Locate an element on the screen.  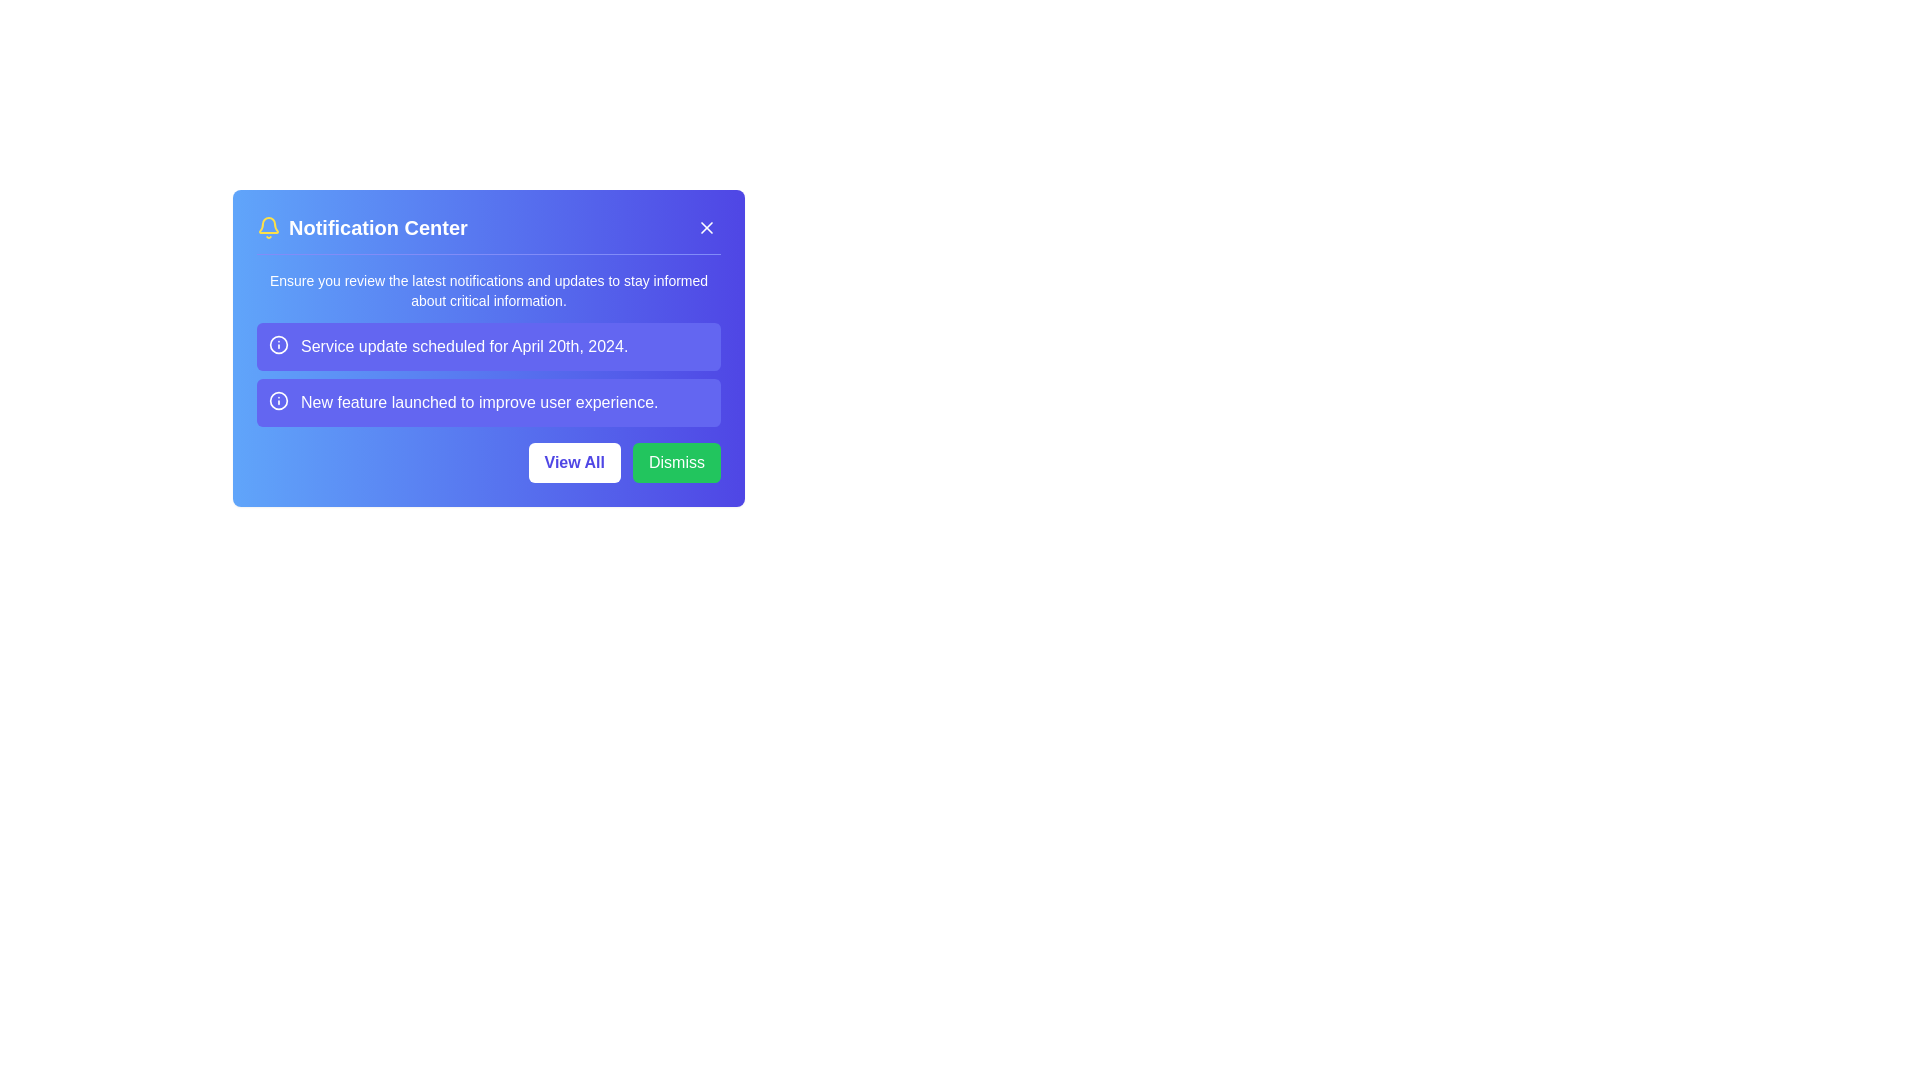
the notification box displaying the message 'New feature launched to improve user experience.' which is the second notification in the Notification Center panel is located at coordinates (489, 402).